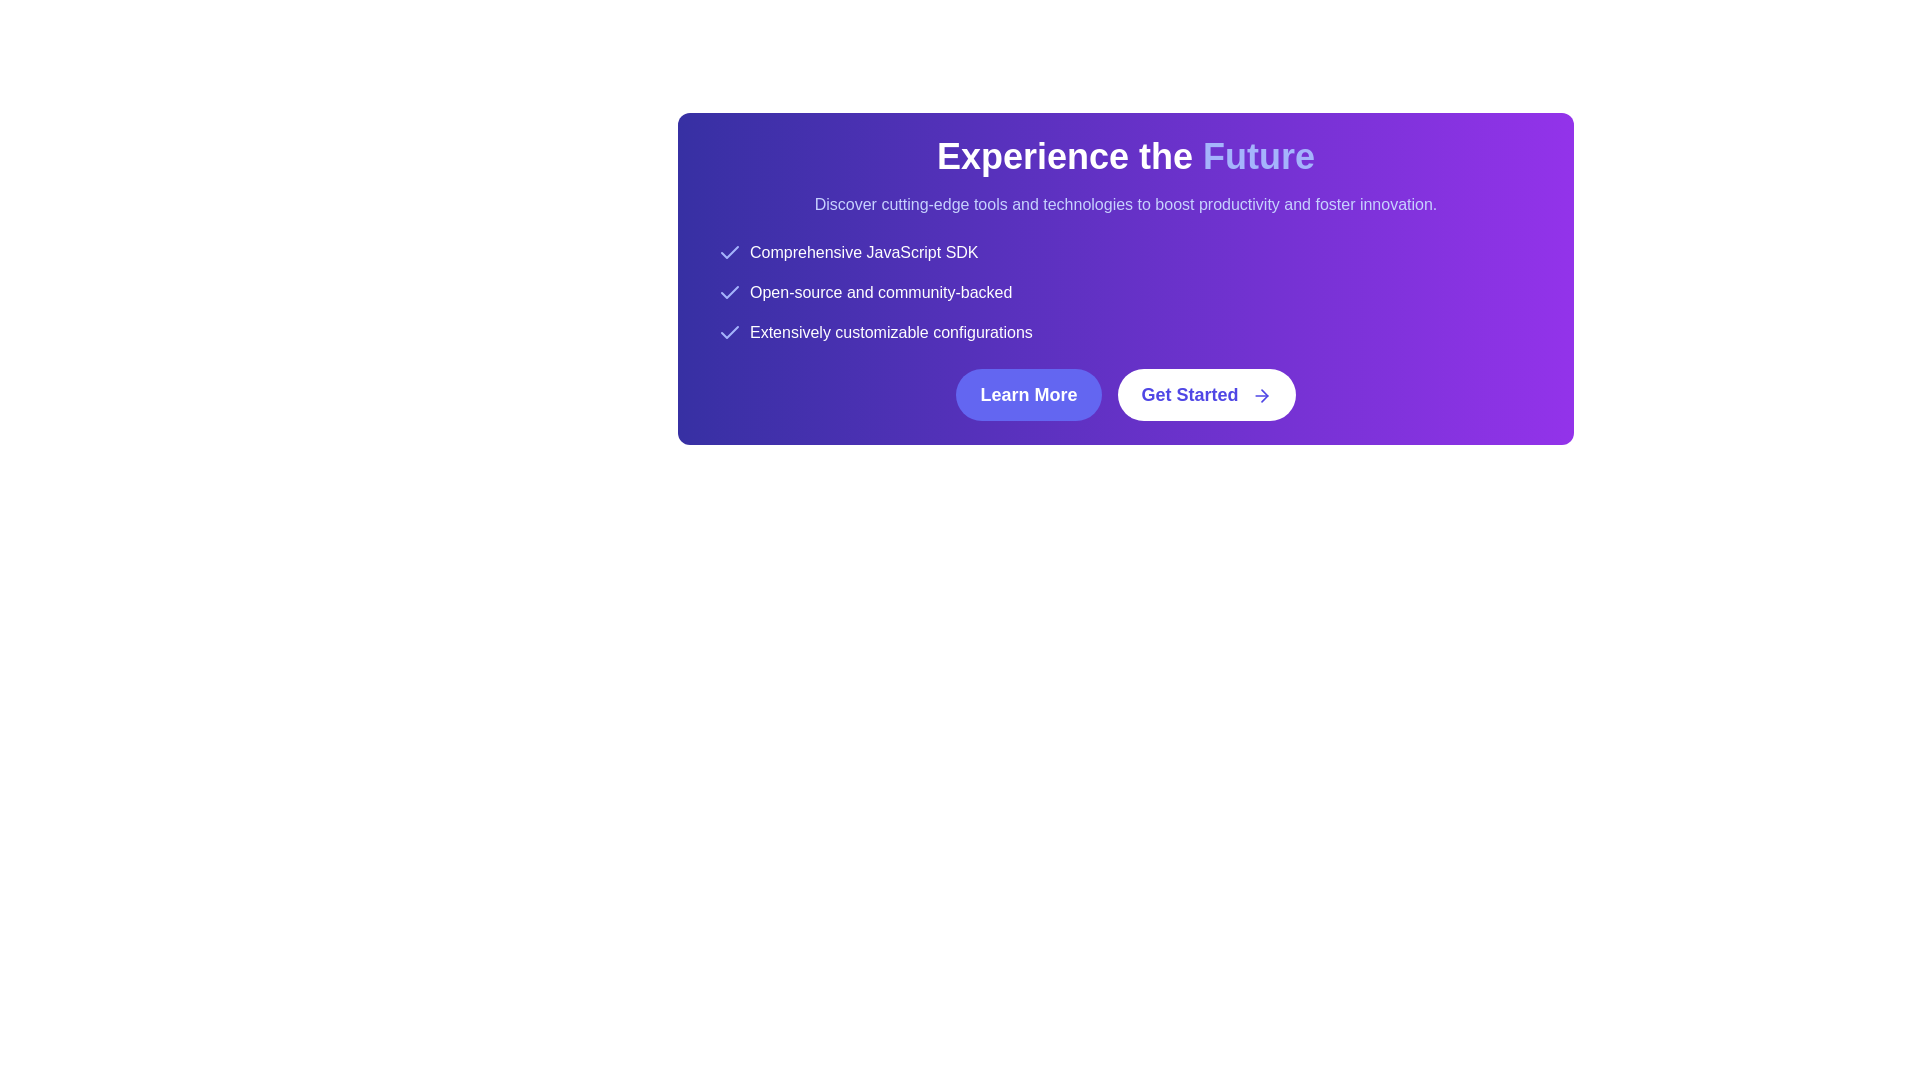  Describe the element at coordinates (880, 293) in the screenshot. I see `the text element that displays 'Open-source and community-backed' on a gradient purple background, which is the second bullet point in a vertical list` at that location.